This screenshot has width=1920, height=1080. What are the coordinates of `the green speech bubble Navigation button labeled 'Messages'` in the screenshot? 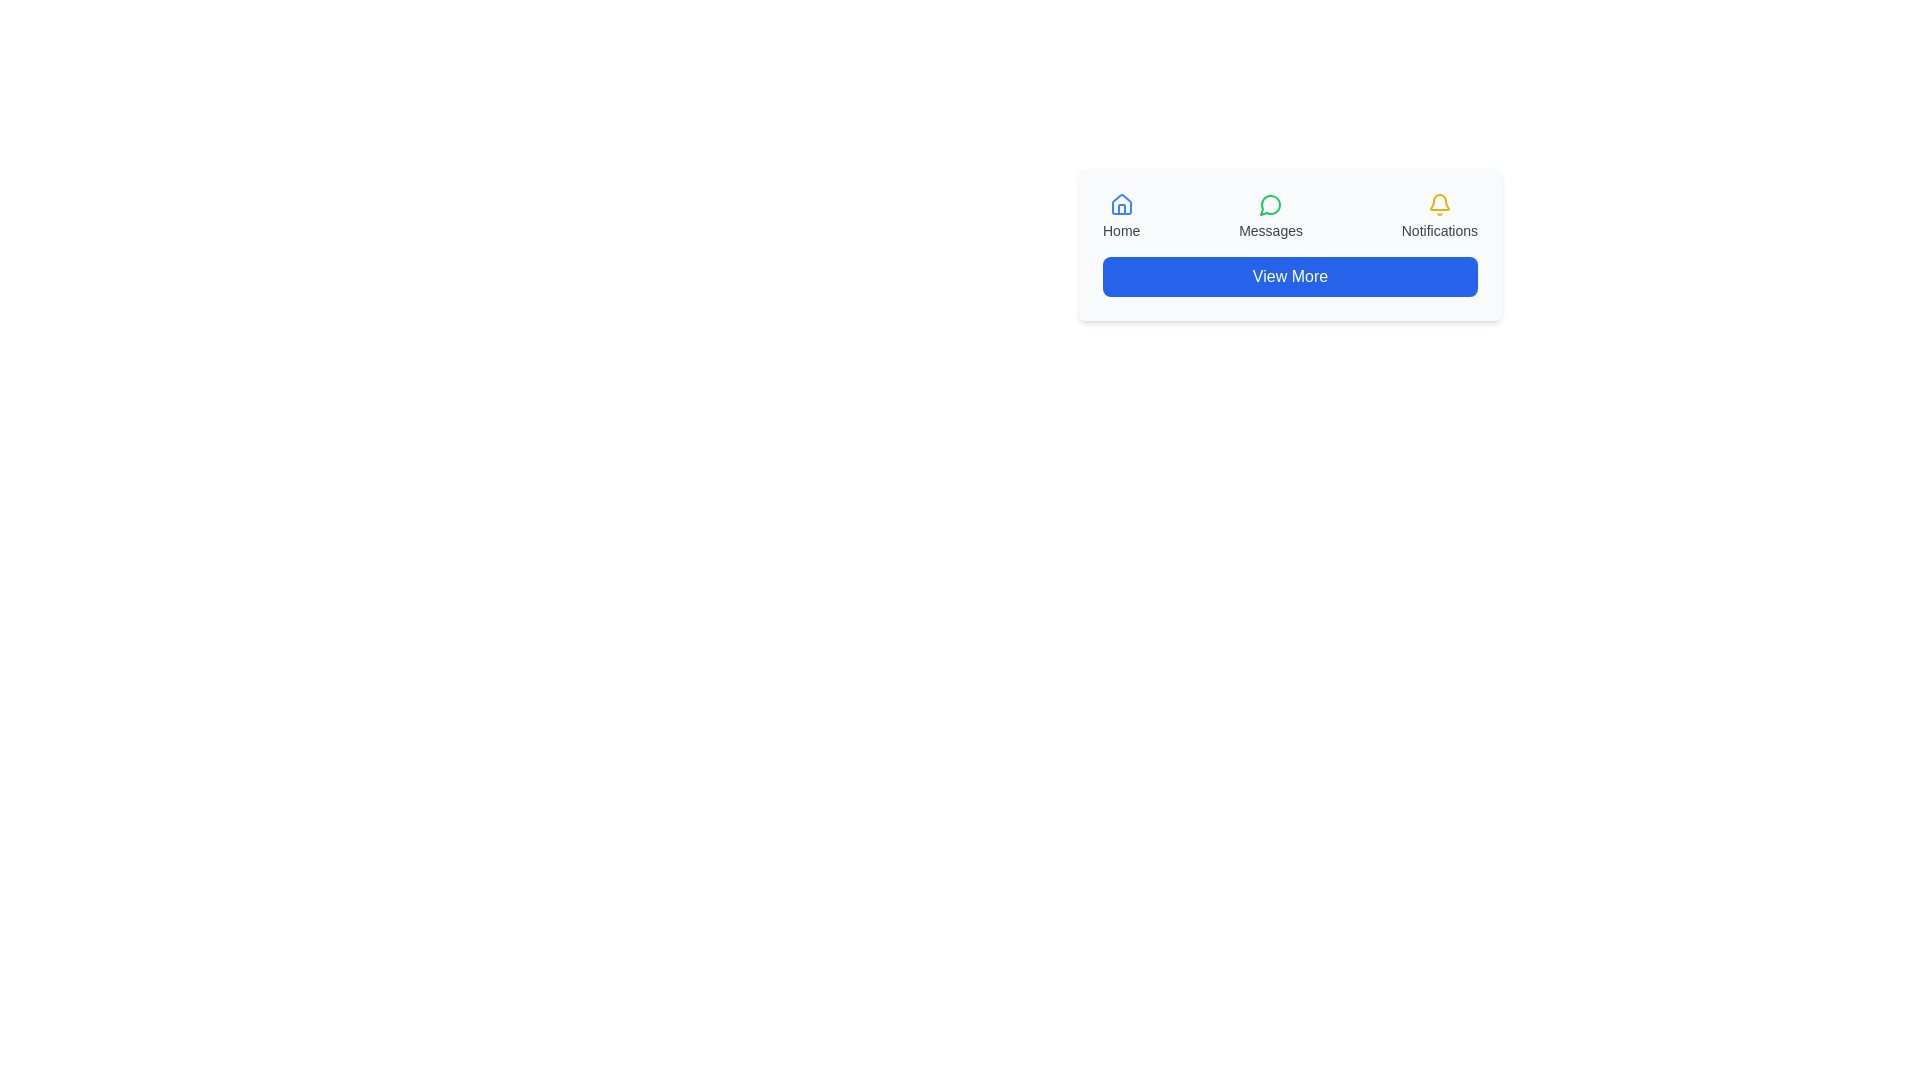 It's located at (1270, 216).